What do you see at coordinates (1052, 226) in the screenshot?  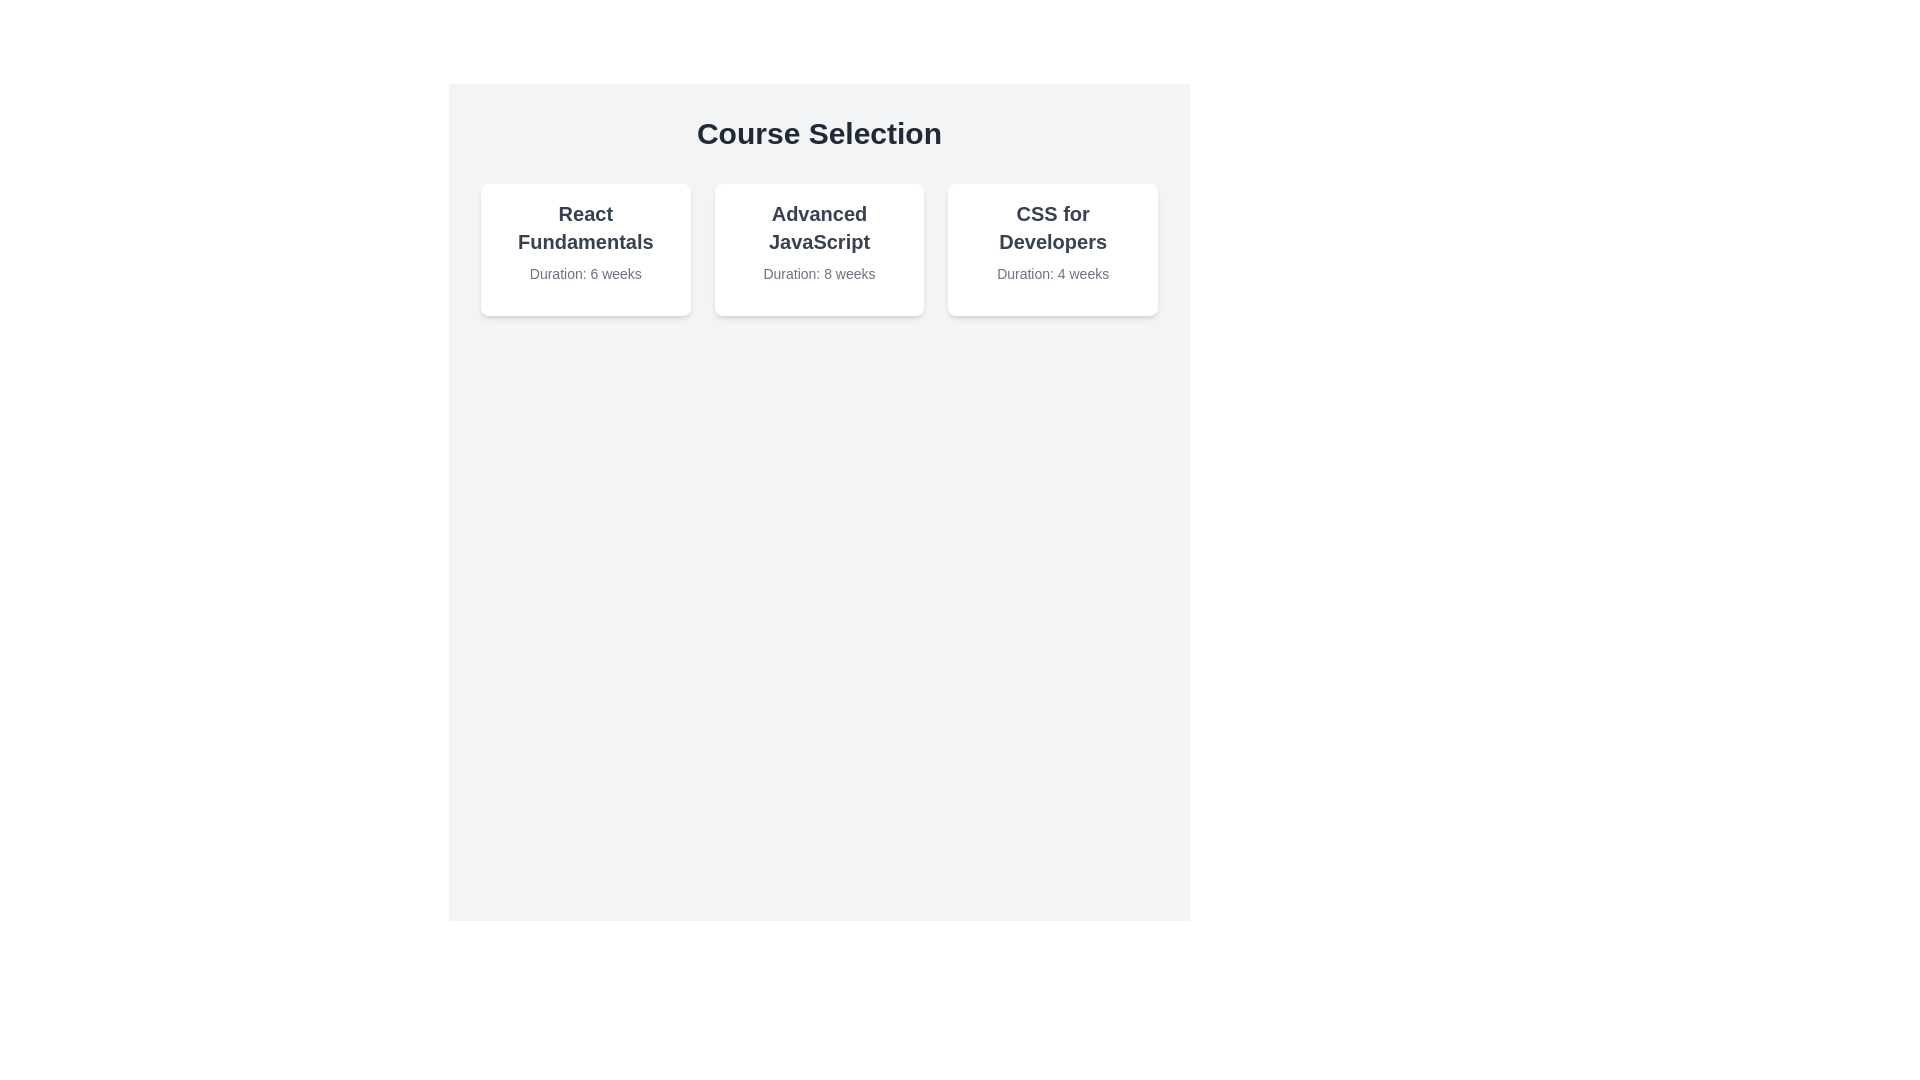 I see `the text label that displays 'CSS for Developers', which is prominently styled in bold dark gray on a white background, located in the upper region of the third card under 'Course Selection'` at bounding box center [1052, 226].